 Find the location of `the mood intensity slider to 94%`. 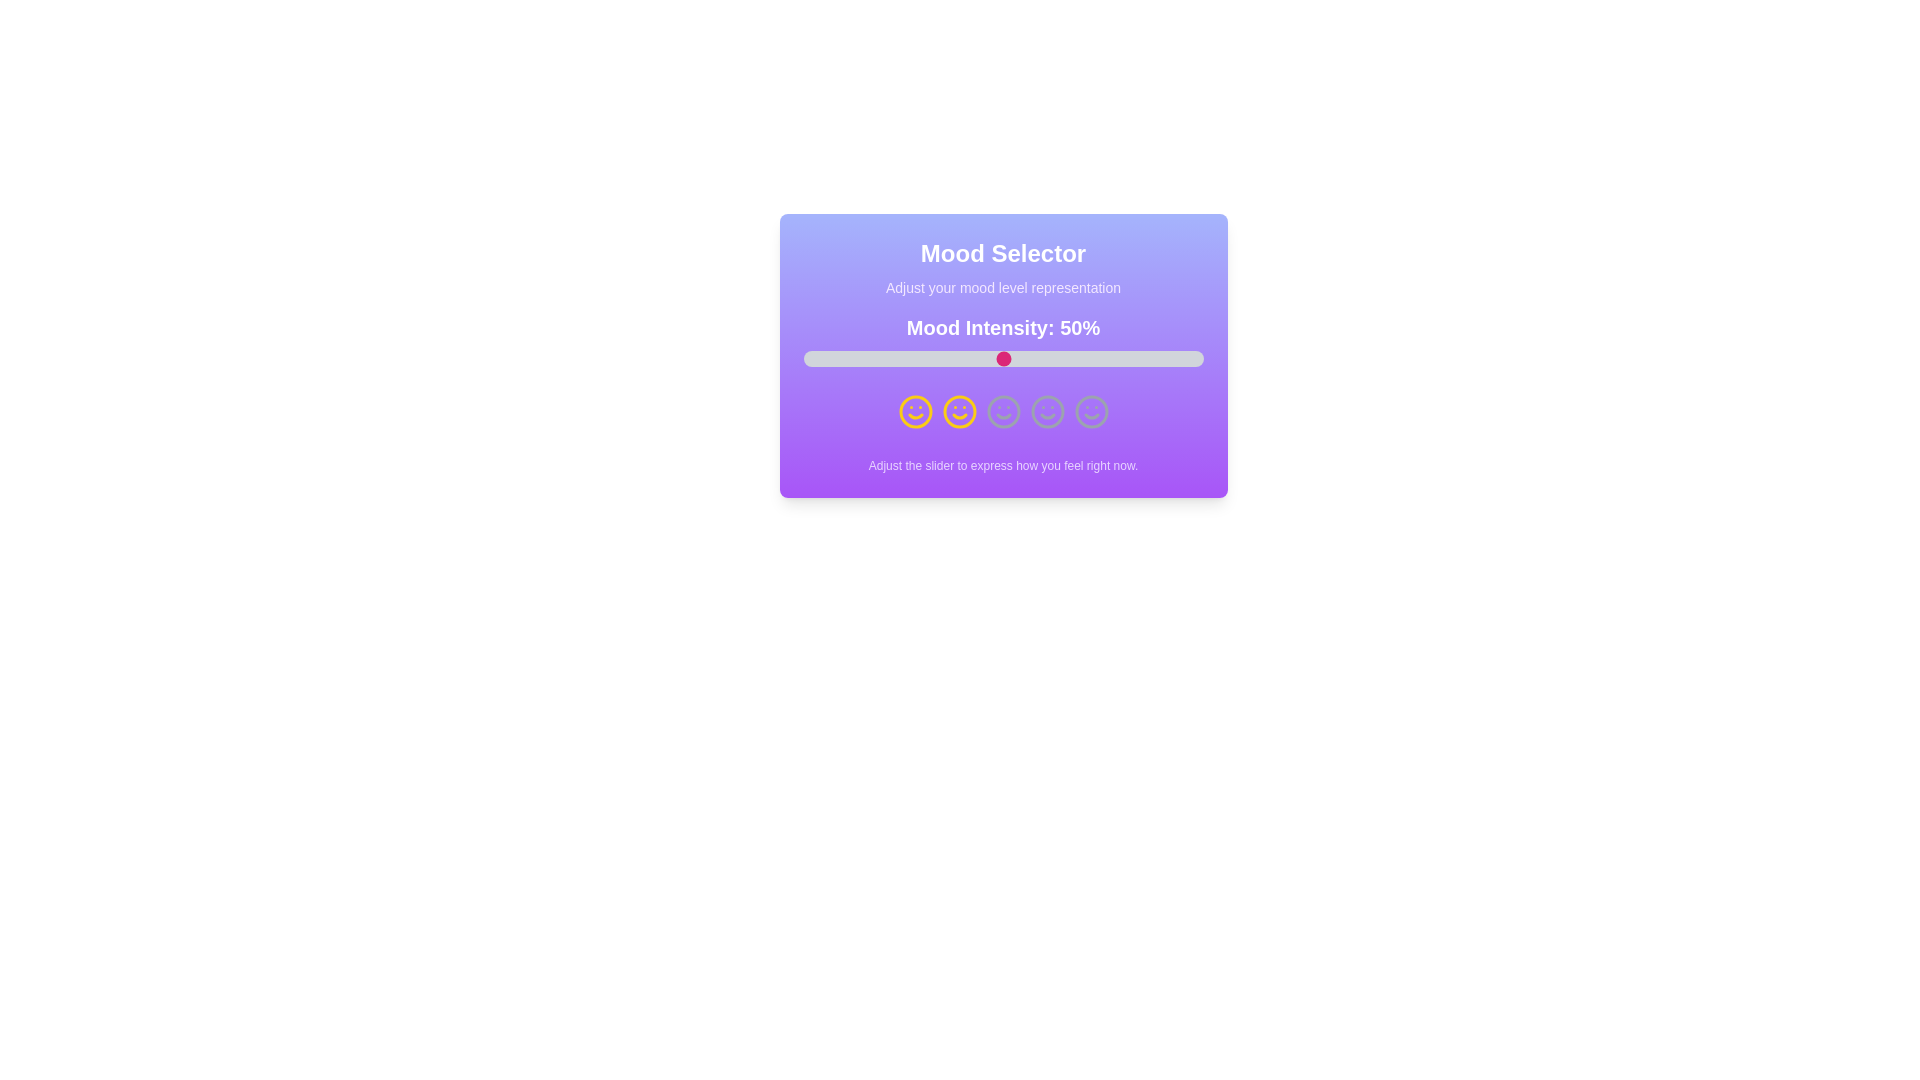

the mood intensity slider to 94% is located at coordinates (1179, 357).